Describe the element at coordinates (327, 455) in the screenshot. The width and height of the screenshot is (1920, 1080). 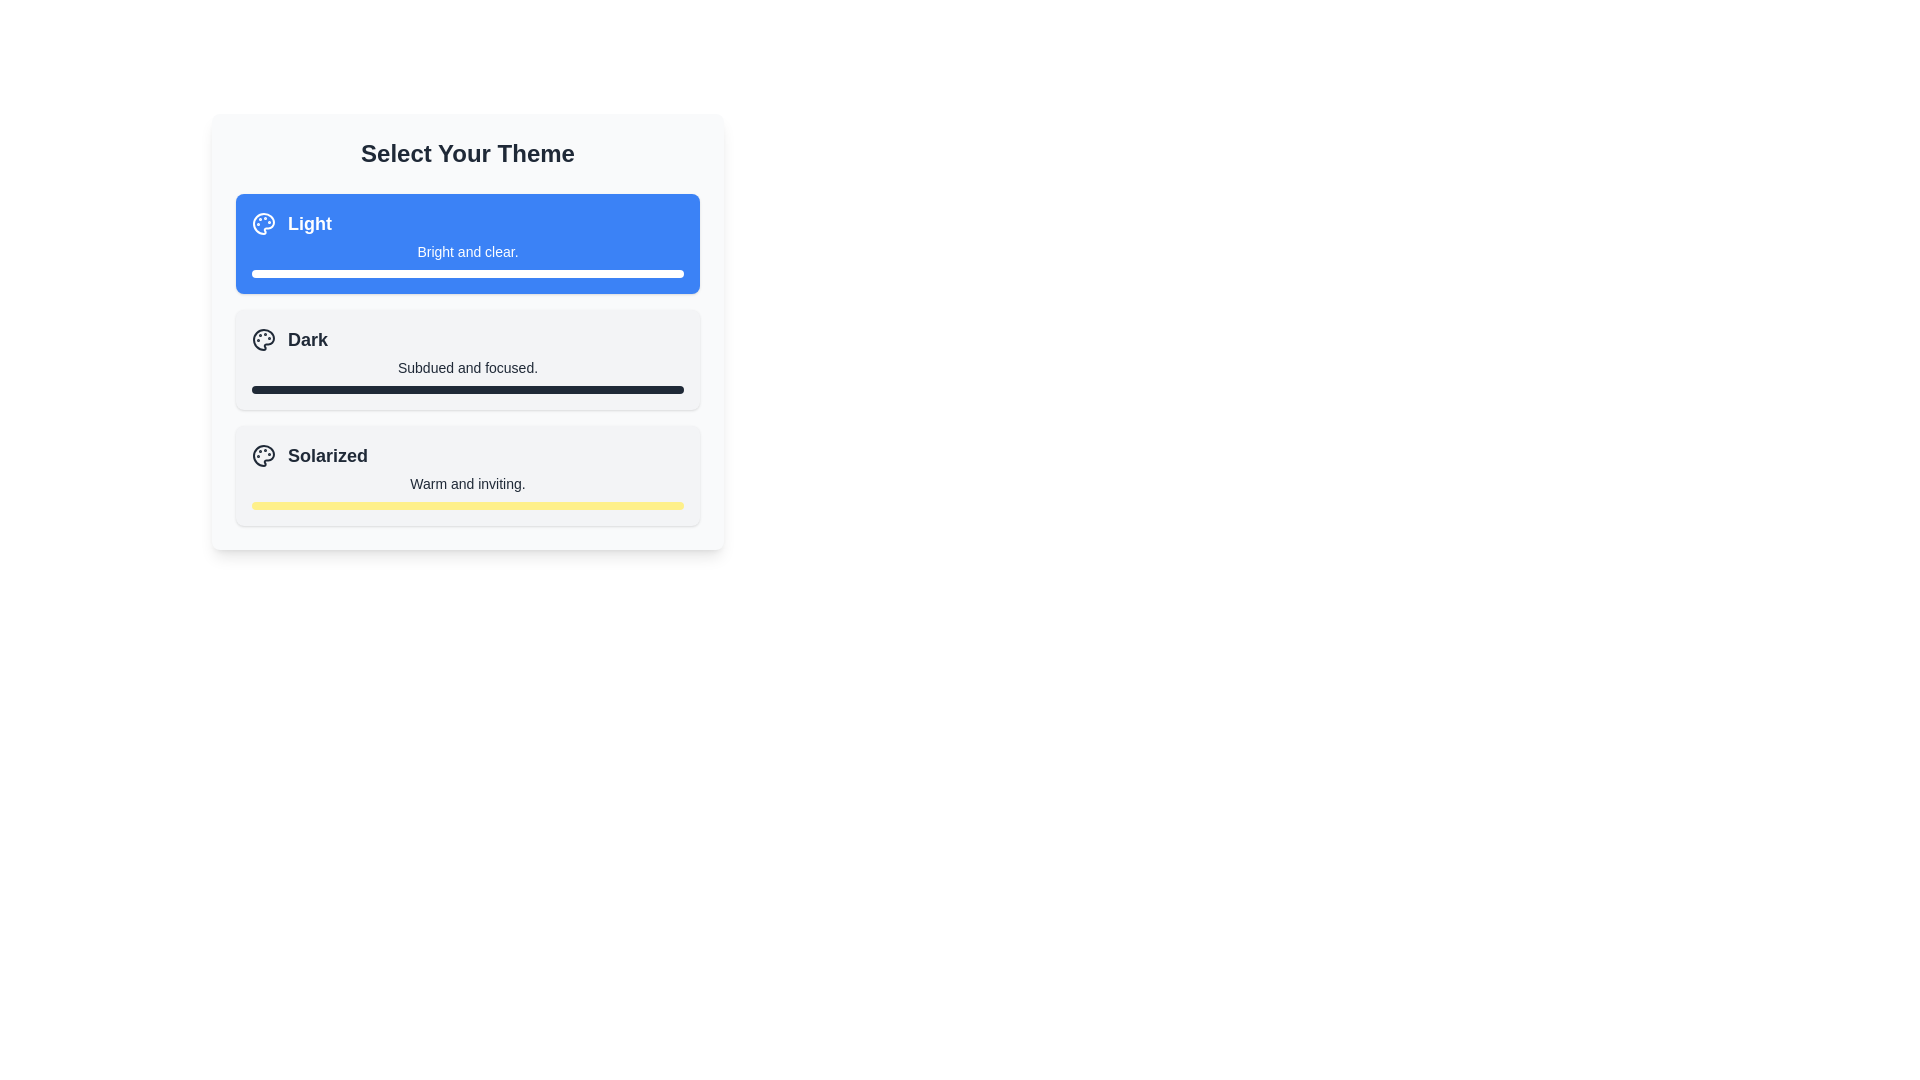
I see `the 'Solarized' label, which is a bold text element prominently displayed in the third section under 'Select Your Theme'` at that location.